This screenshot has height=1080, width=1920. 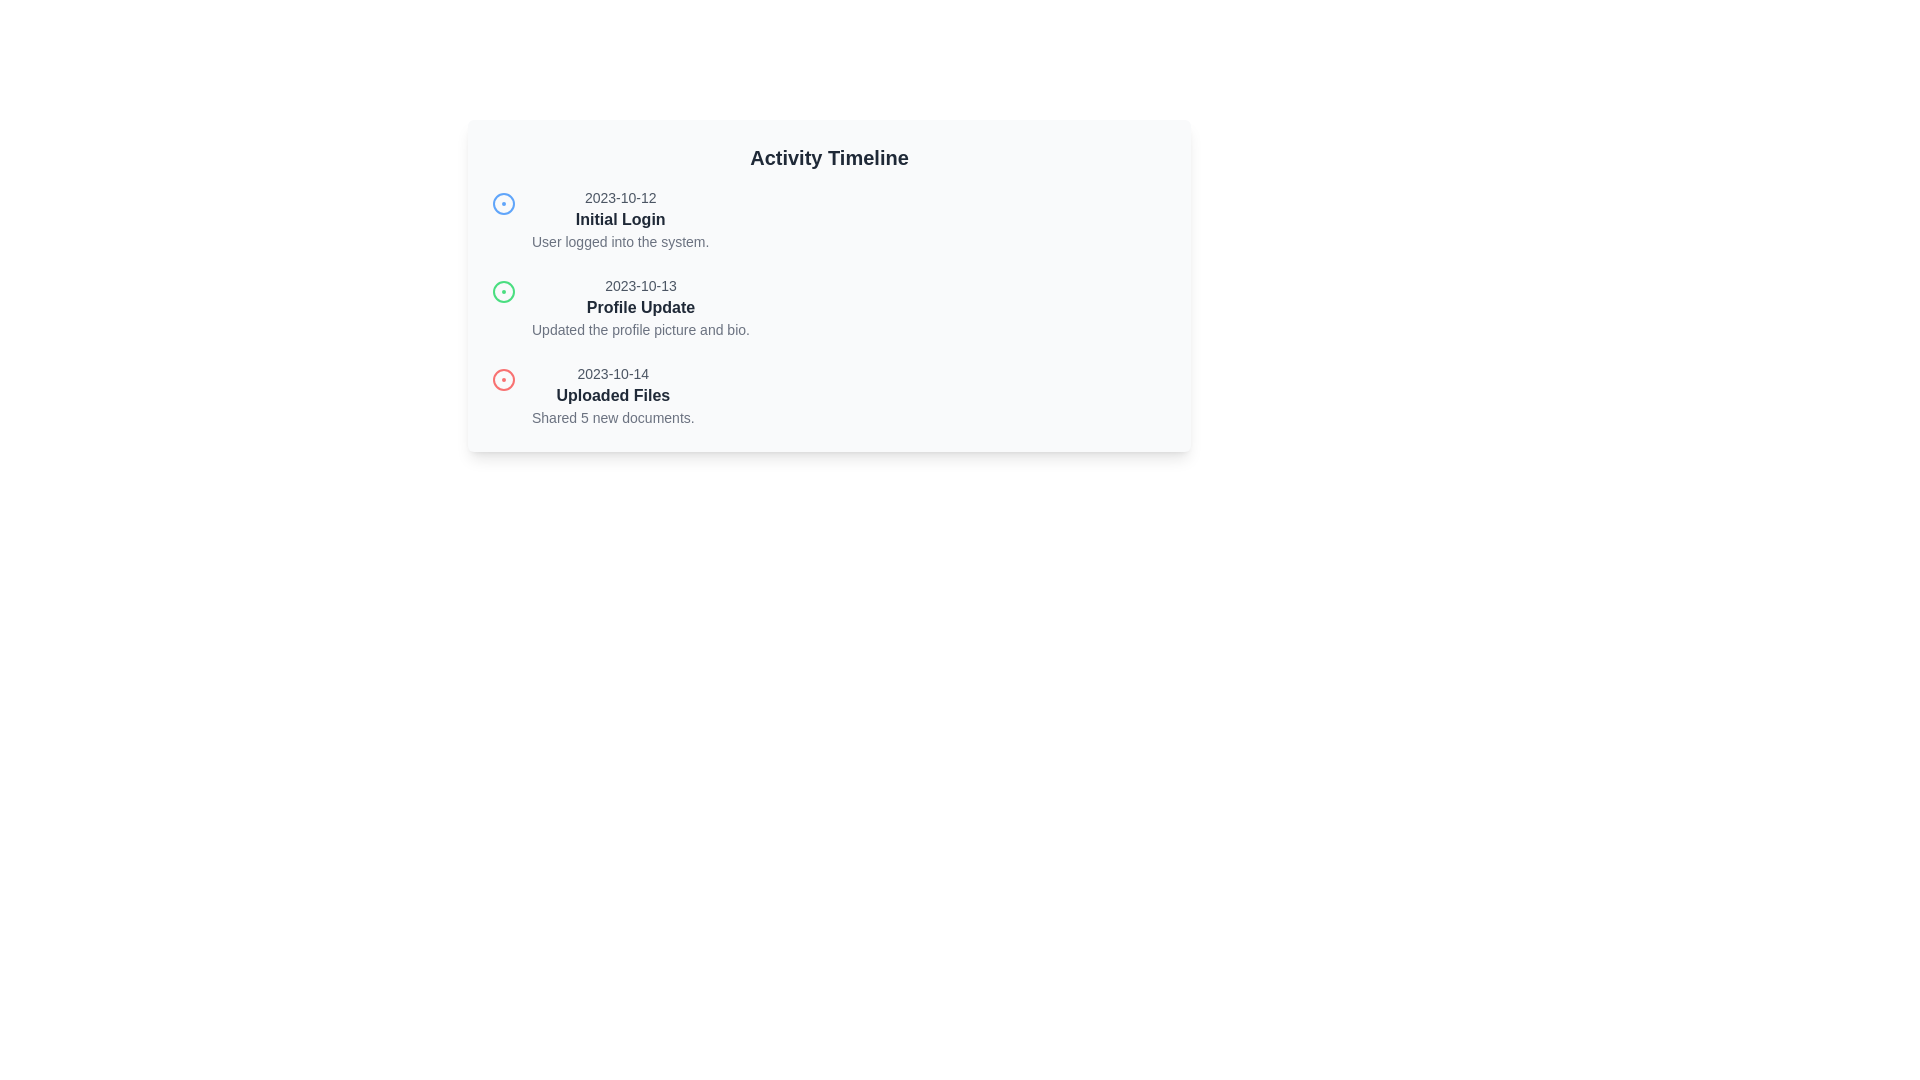 I want to click on the circular icon with a thin blue border and solid blue center dot, which is the first icon in a vertical list of three, located in the activity timeline panel, so click(x=504, y=204).